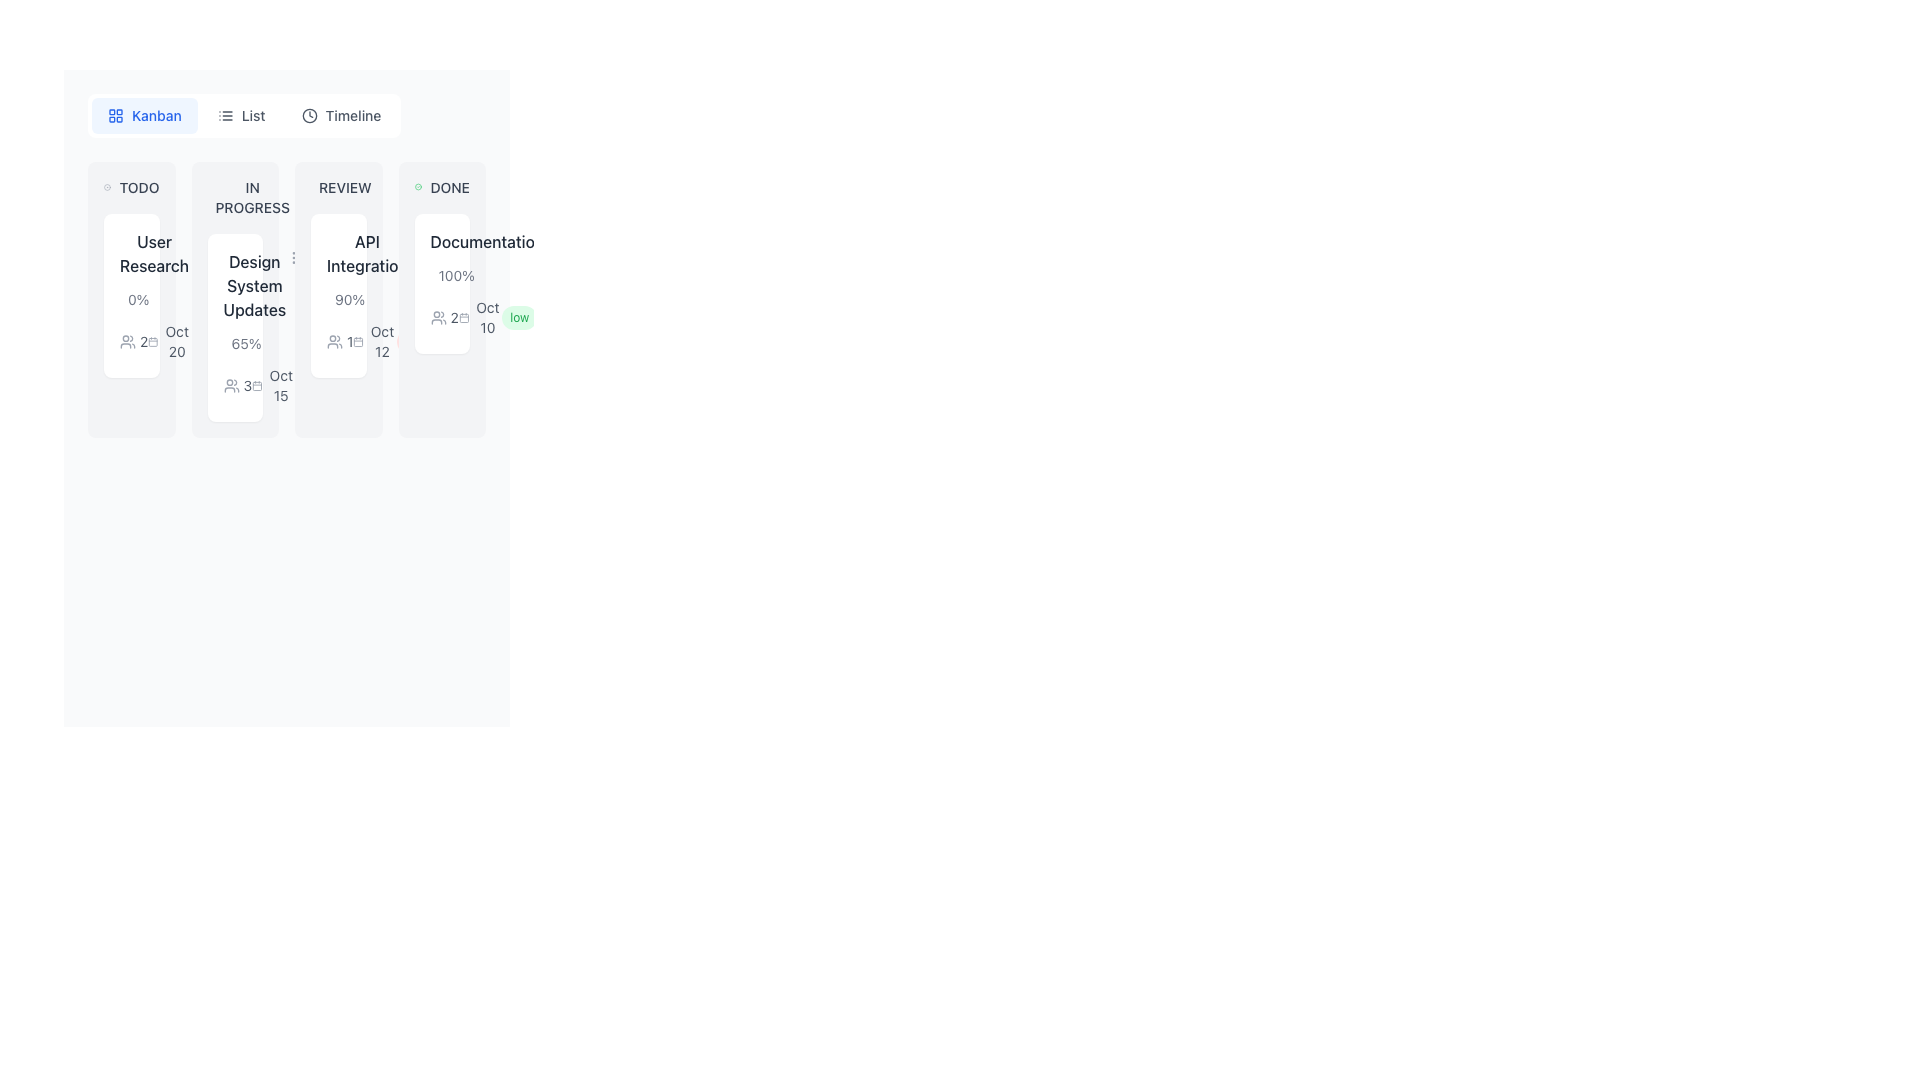  What do you see at coordinates (350, 300) in the screenshot?
I see `the text label displaying '90%' located in the 'API Integration' card within the 'REVIEW' column of the Kanban board` at bounding box center [350, 300].